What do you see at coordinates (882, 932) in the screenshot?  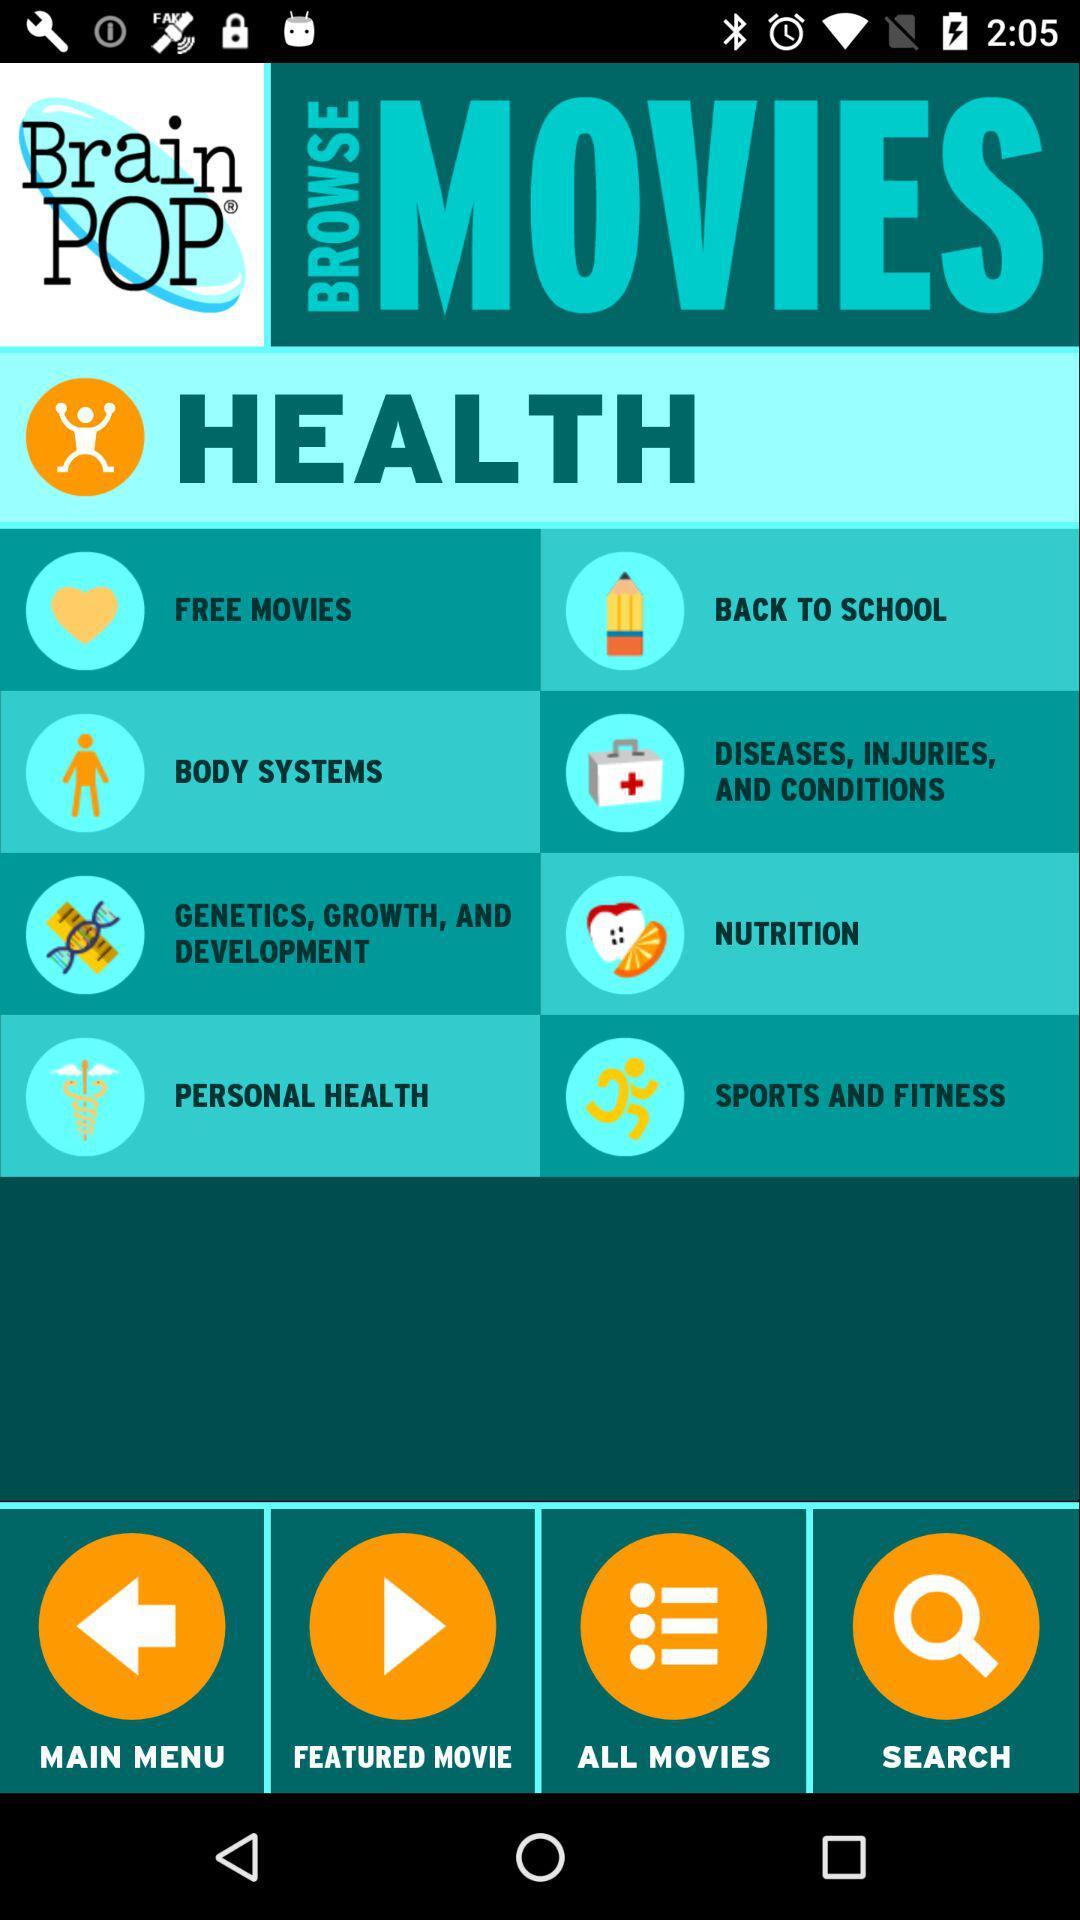 I see `the nutrition icon` at bounding box center [882, 932].